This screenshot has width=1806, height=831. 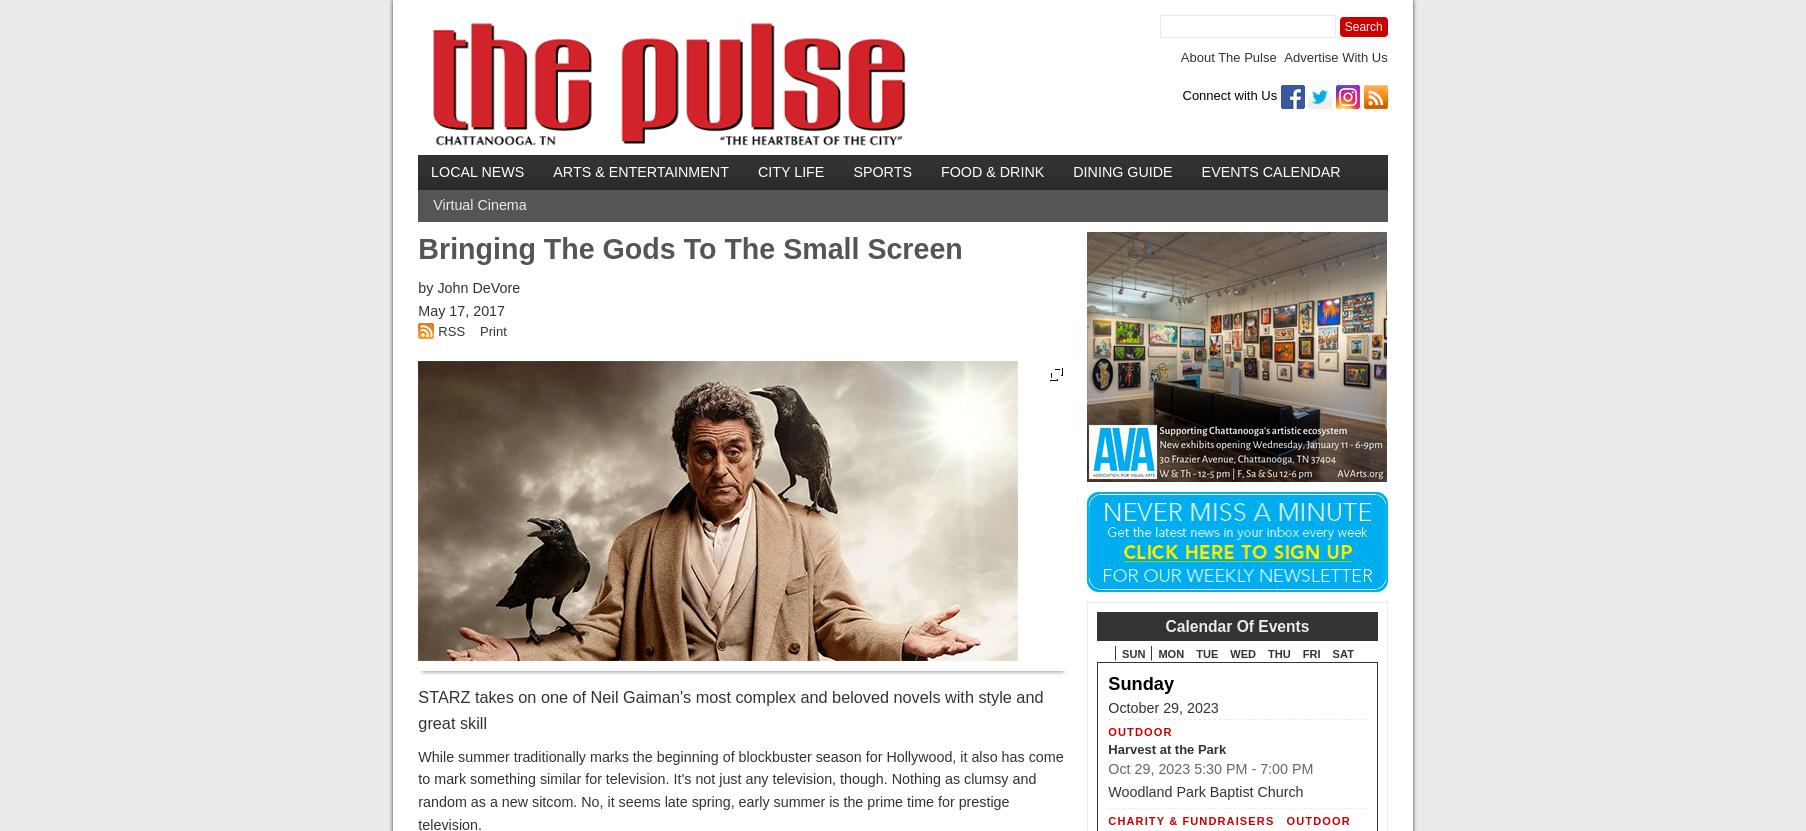 I want to click on 'City Life', so click(x=789, y=170).